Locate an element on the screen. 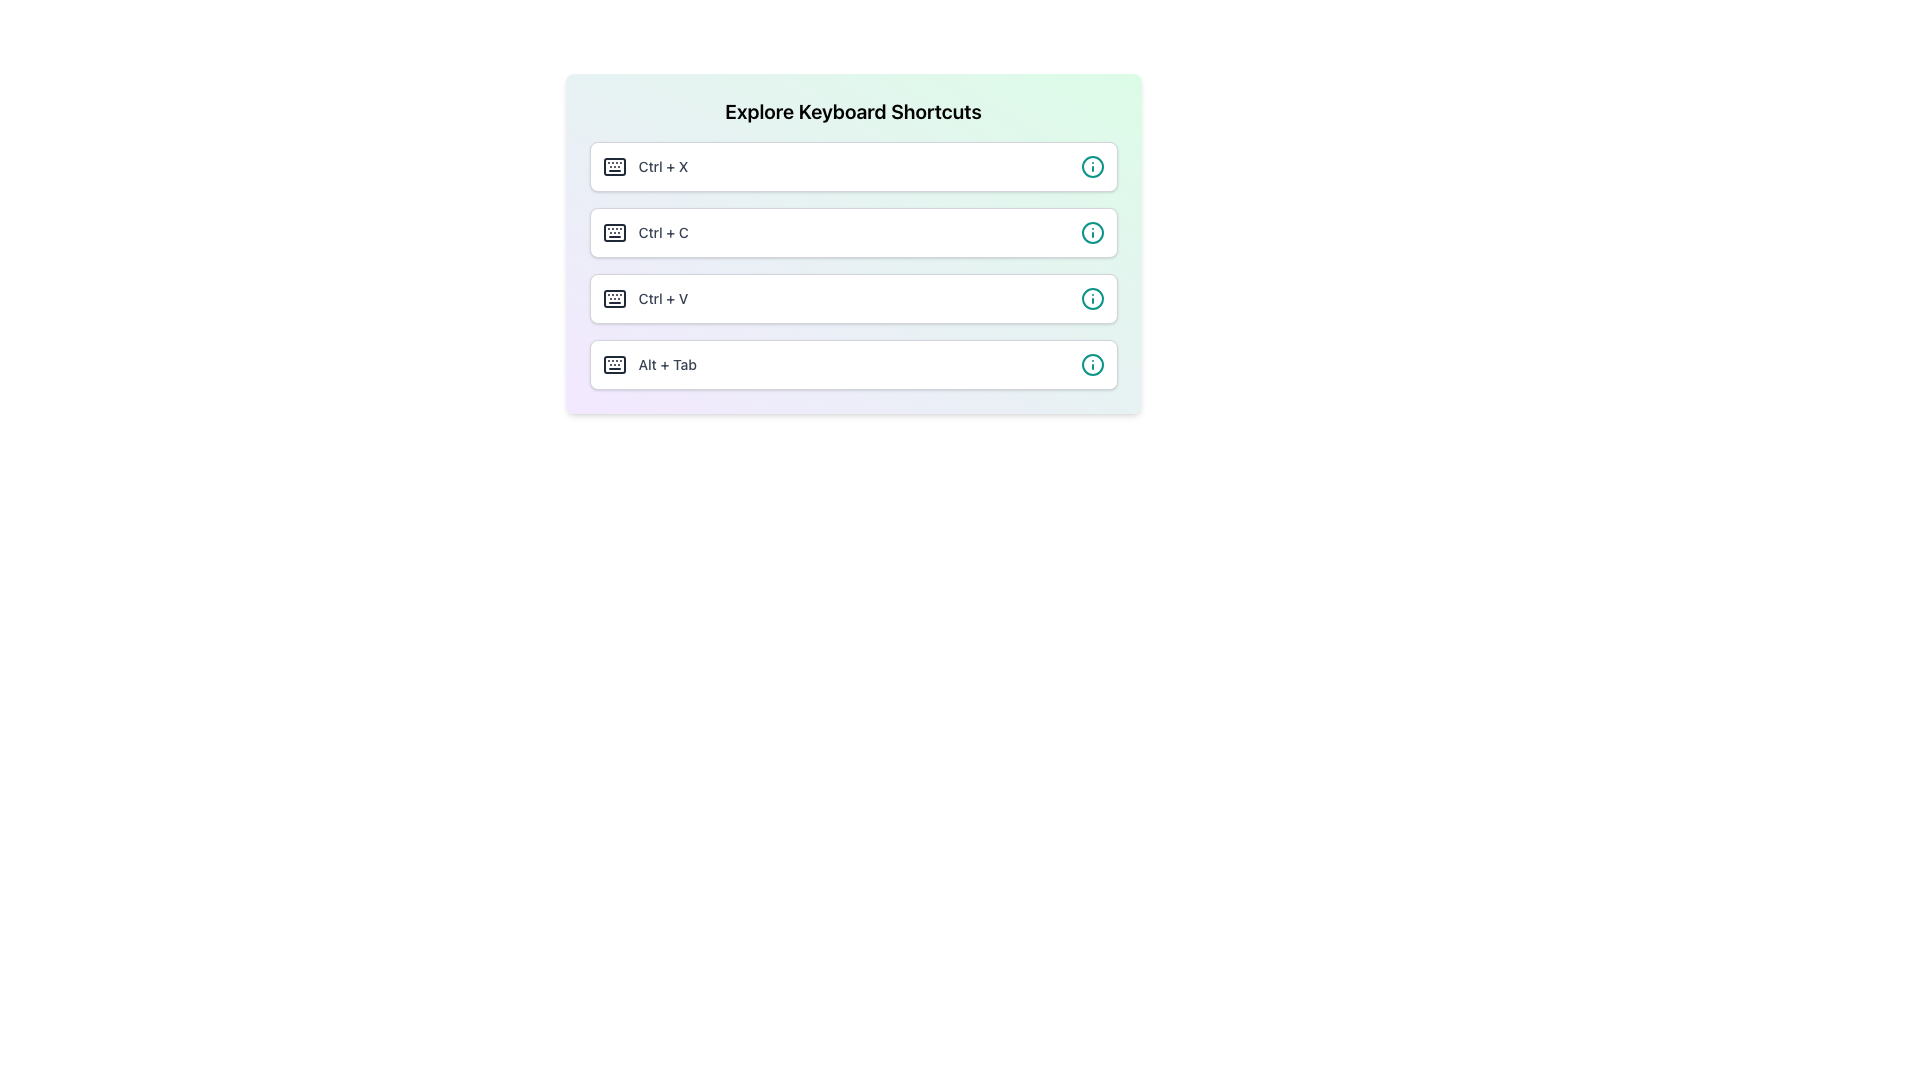  title text element located at the top of the keyboard shortcuts panel, which provides context about the content below is located at coordinates (853, 111).